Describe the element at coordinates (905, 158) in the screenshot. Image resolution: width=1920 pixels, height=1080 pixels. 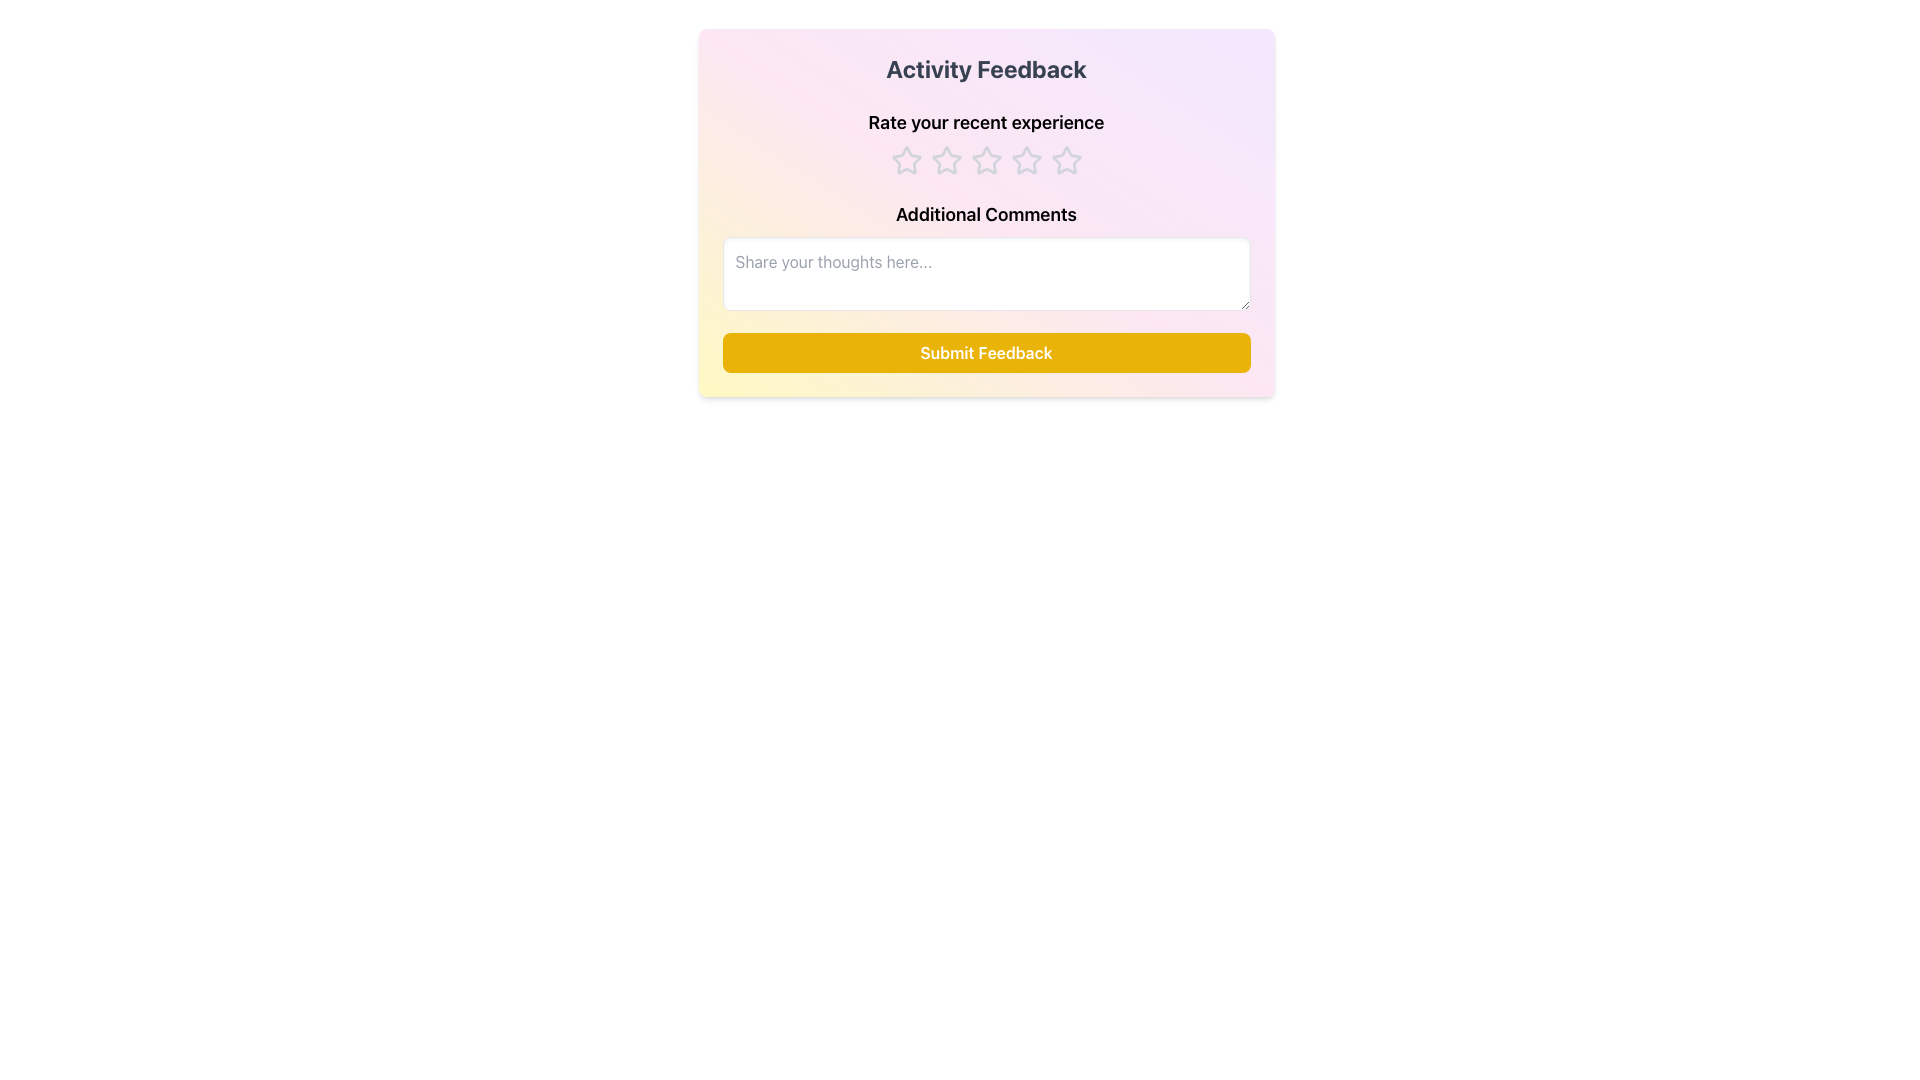
I see `the first star in the rating system` at that location.